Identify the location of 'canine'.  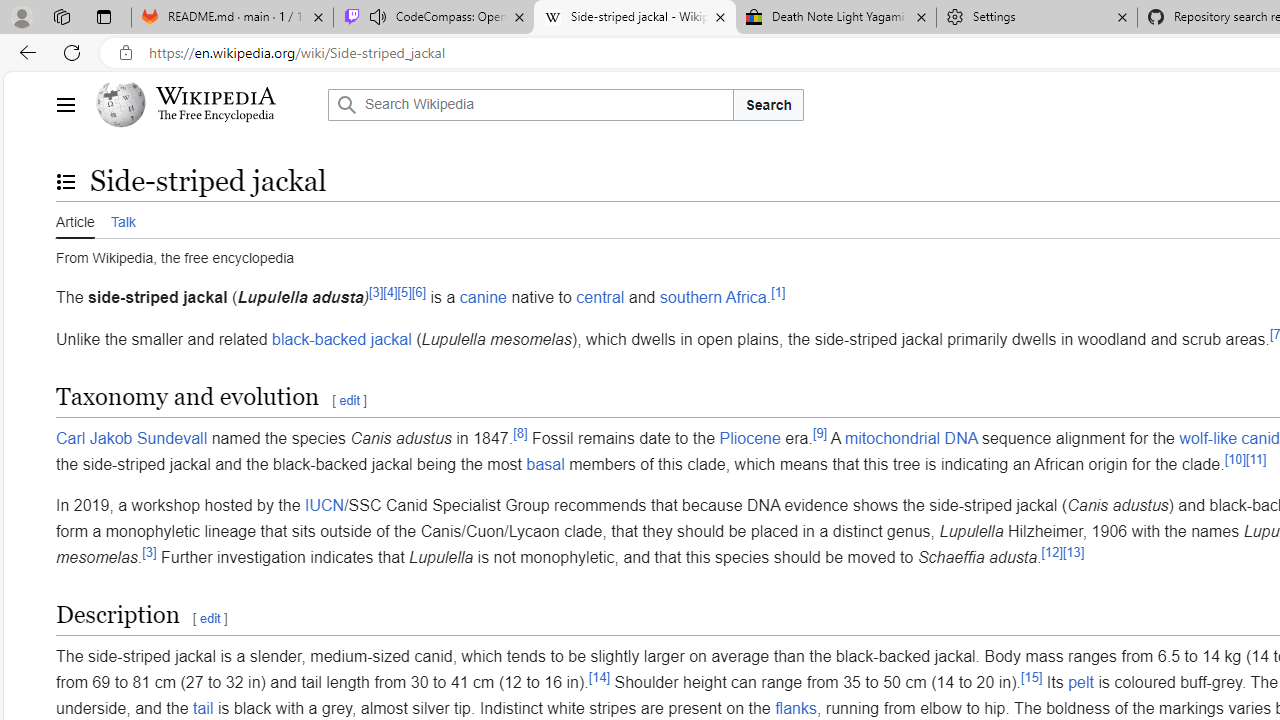
(483, 297).